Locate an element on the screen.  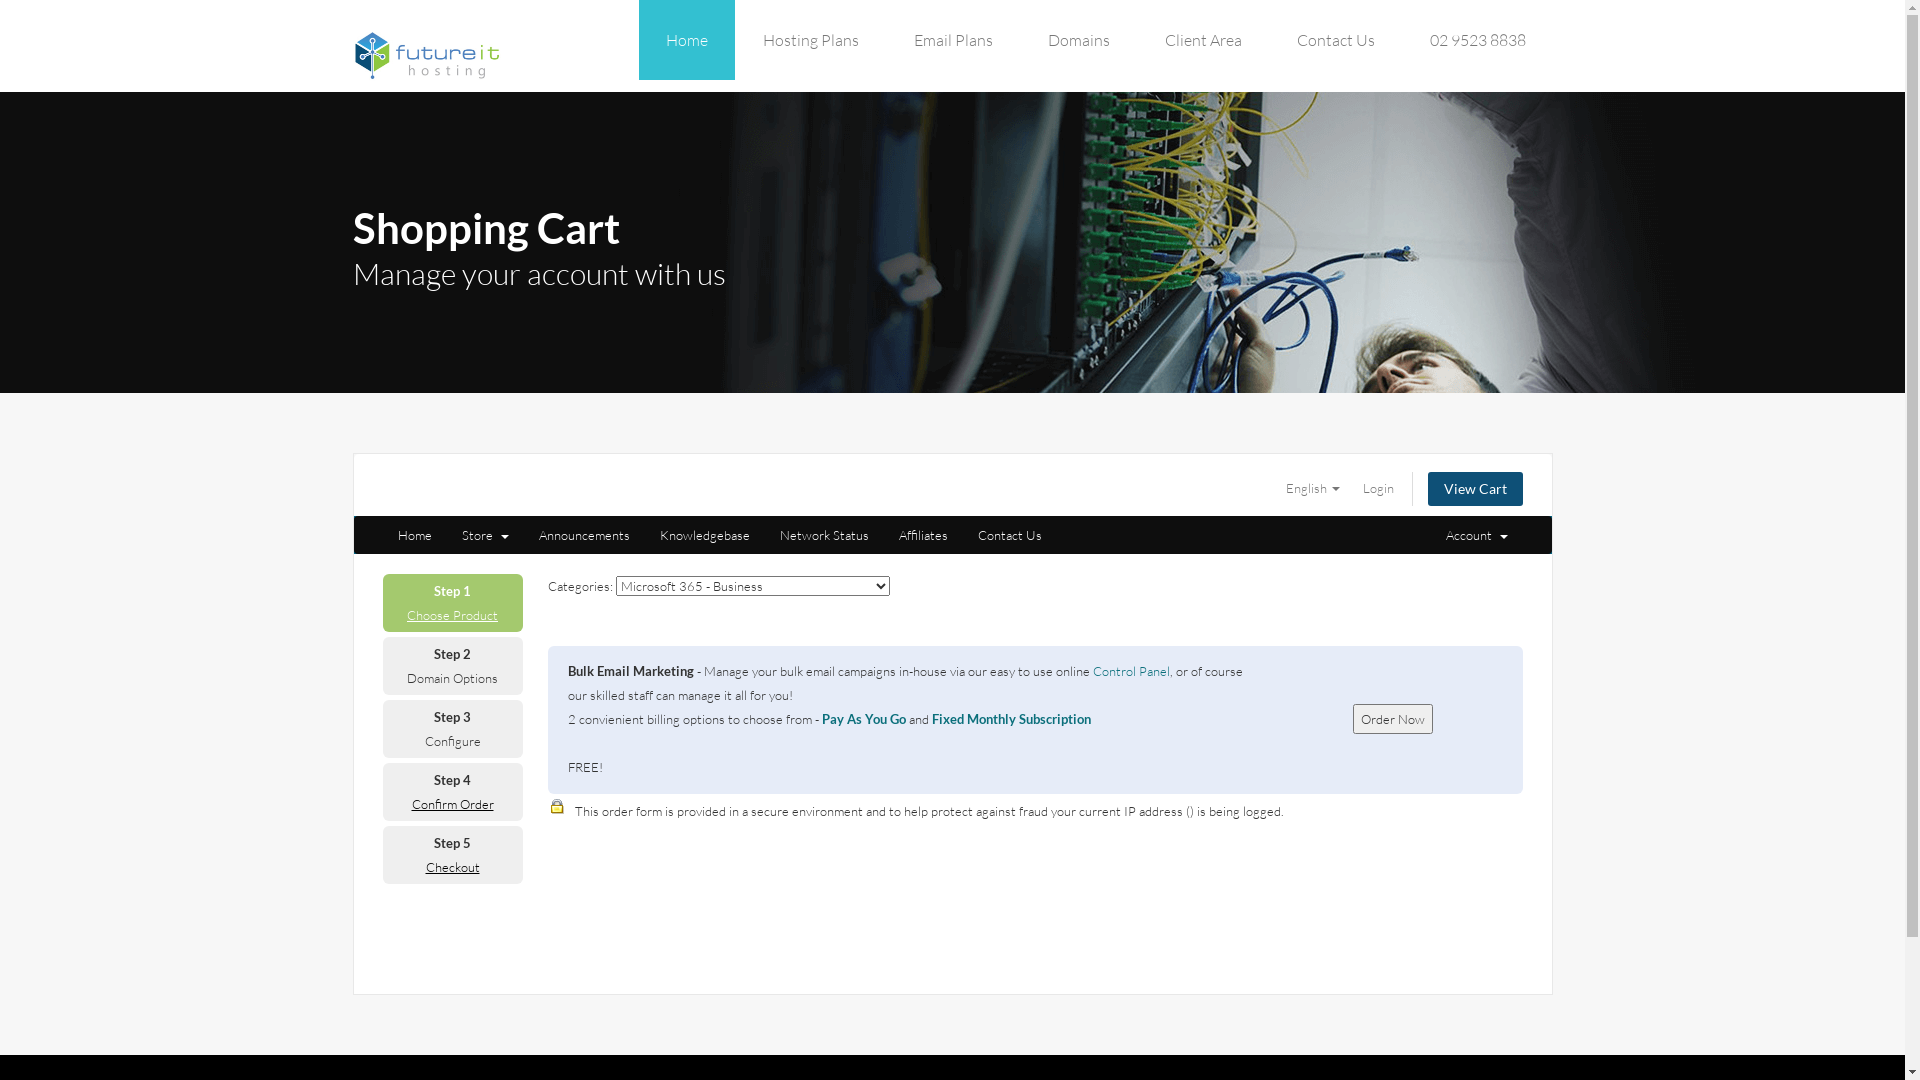
'Email Plans' is located at coordinates (951, 39).